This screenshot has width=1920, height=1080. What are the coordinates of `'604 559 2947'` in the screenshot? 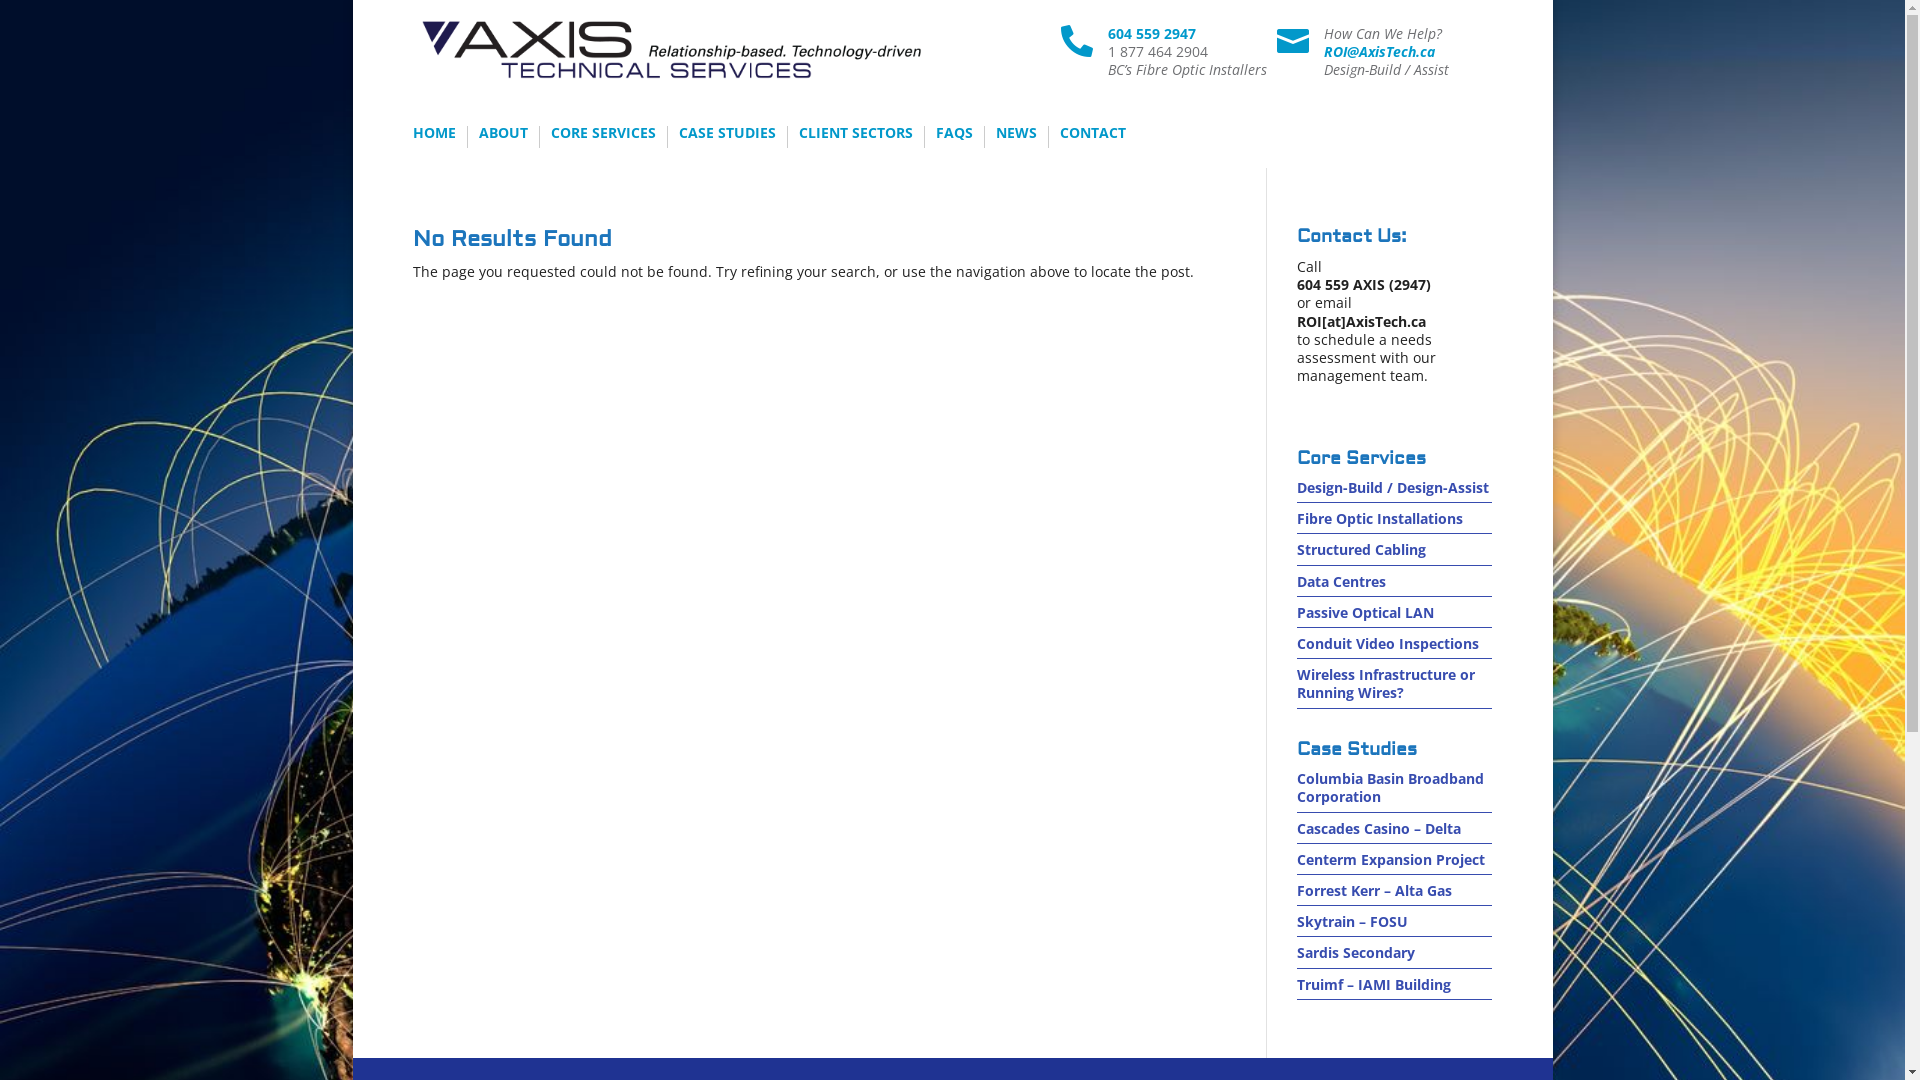 It's located at (1152, 33).